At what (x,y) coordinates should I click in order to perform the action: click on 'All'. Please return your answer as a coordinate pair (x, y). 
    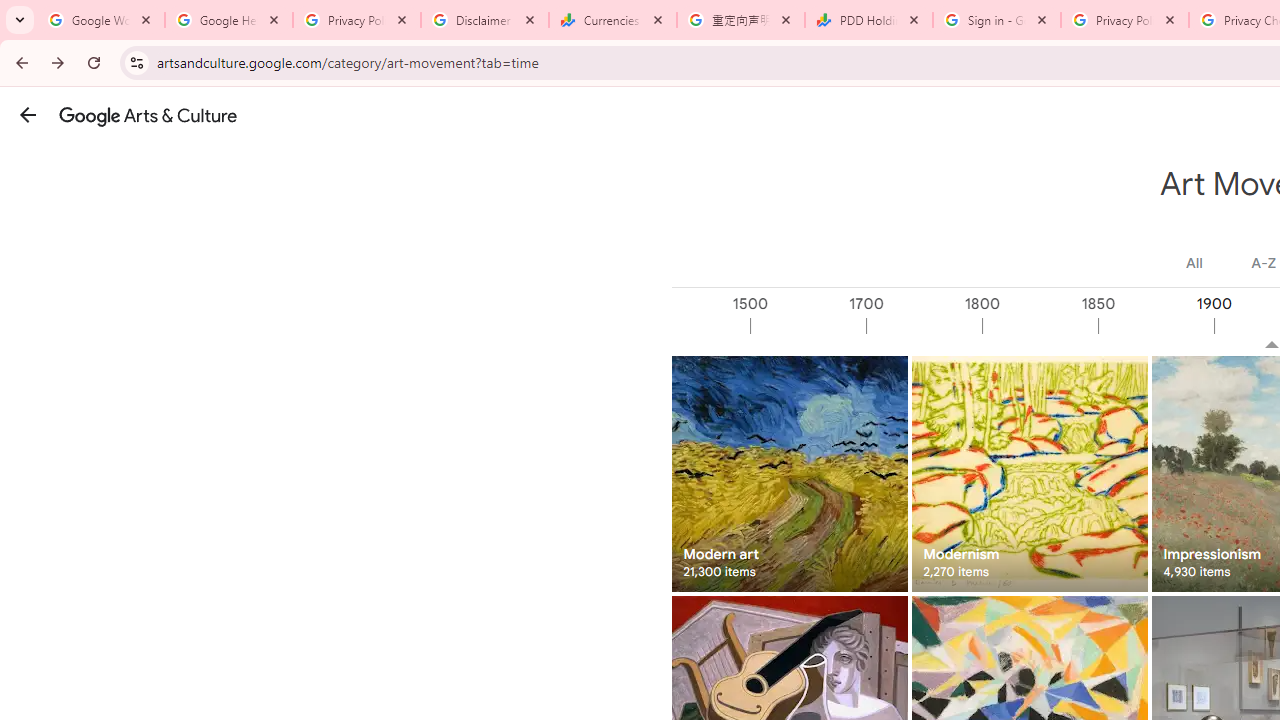
    Looking at the image, I should click on (1194, 262).